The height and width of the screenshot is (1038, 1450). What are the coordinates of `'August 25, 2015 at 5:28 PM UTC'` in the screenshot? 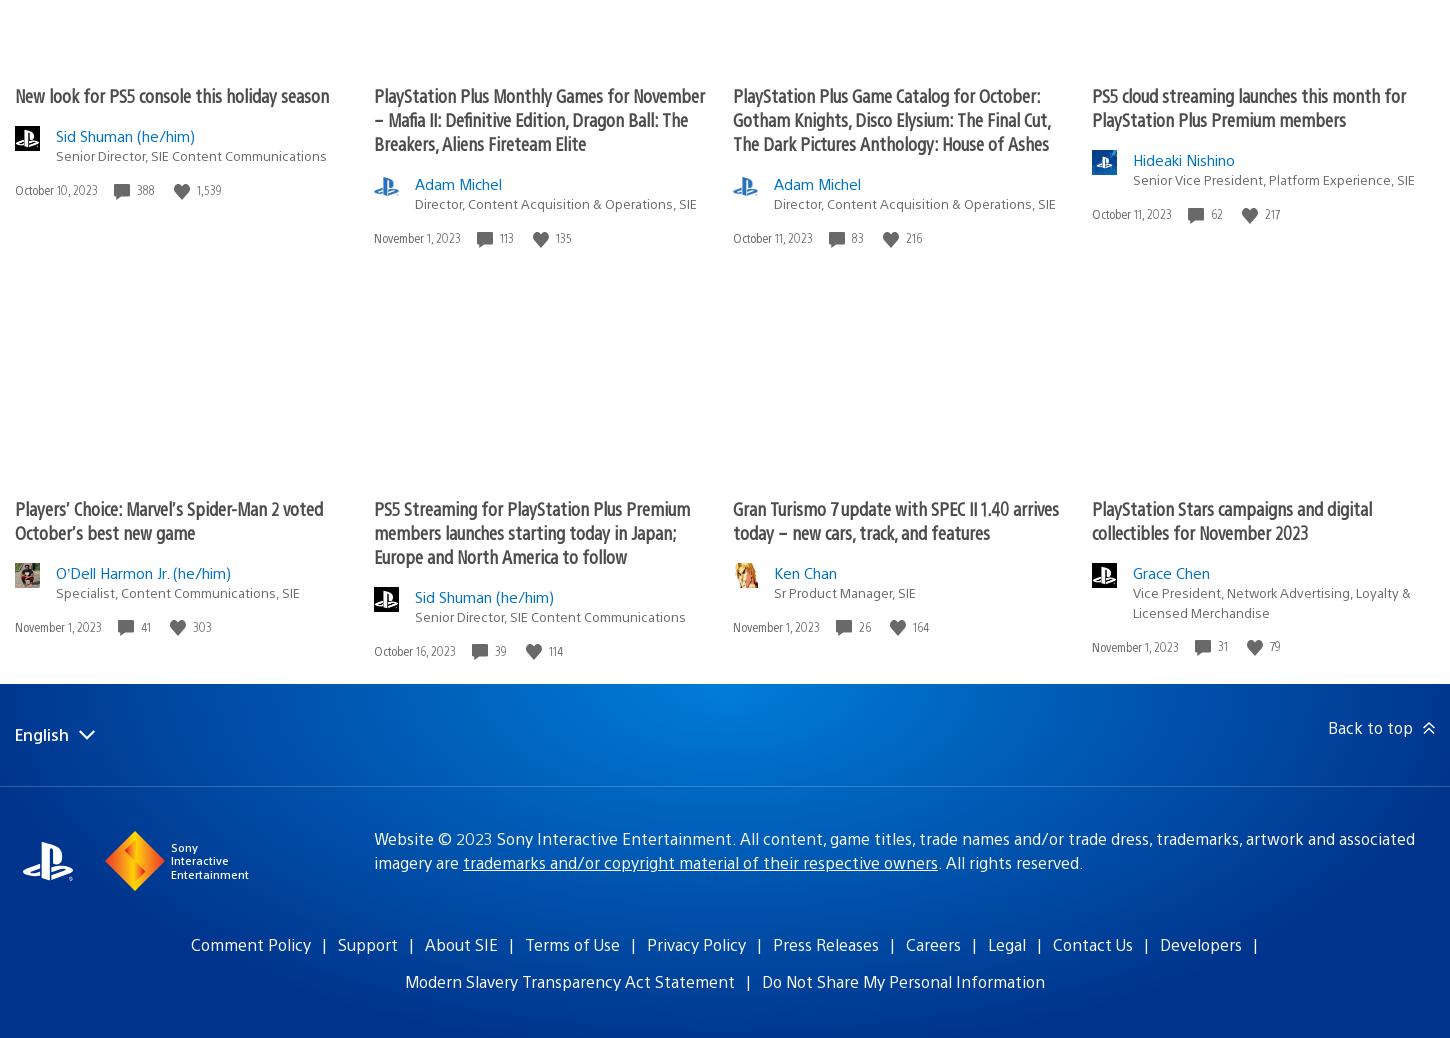 It's located at (355, 581).